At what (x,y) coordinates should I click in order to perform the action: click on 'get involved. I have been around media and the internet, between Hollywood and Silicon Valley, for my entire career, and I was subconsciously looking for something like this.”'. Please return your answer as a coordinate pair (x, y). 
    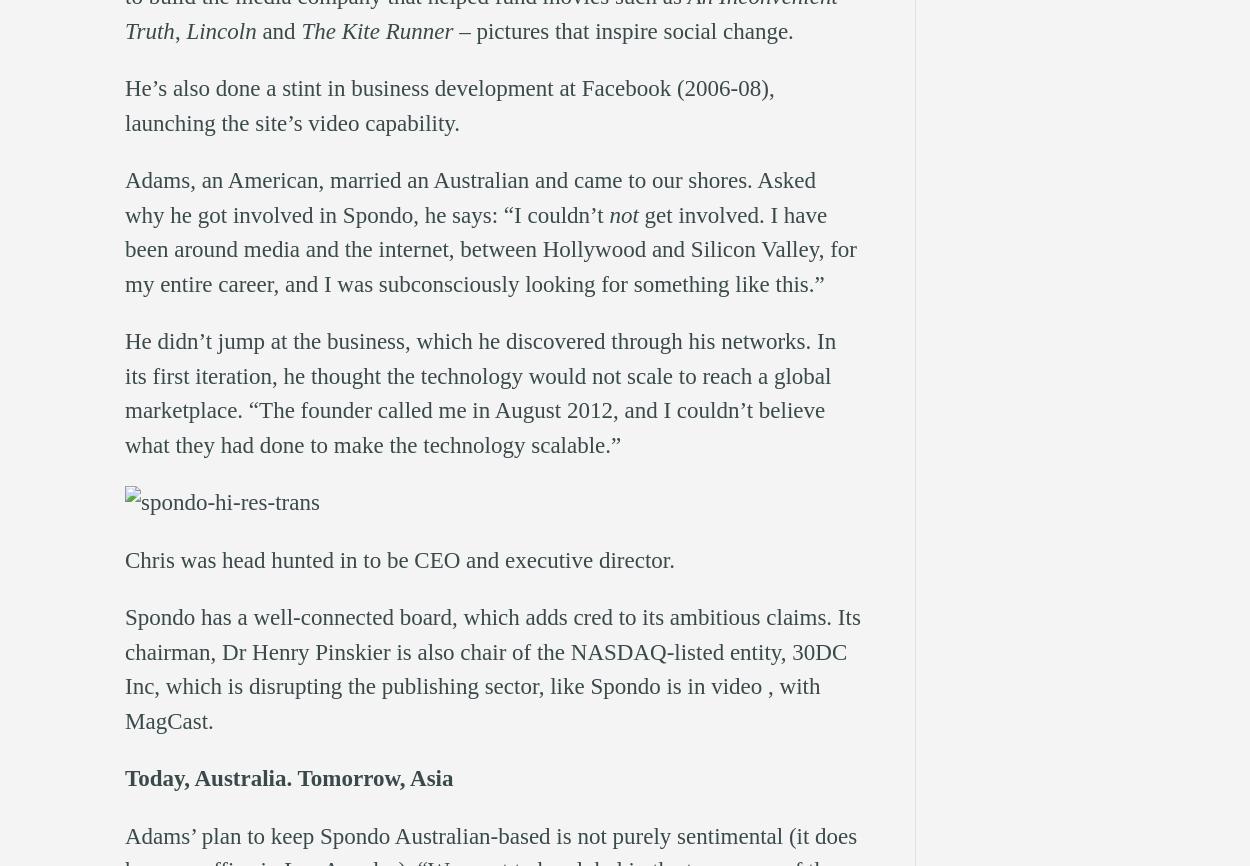
    Looking at the image, I should click on (489, 247).